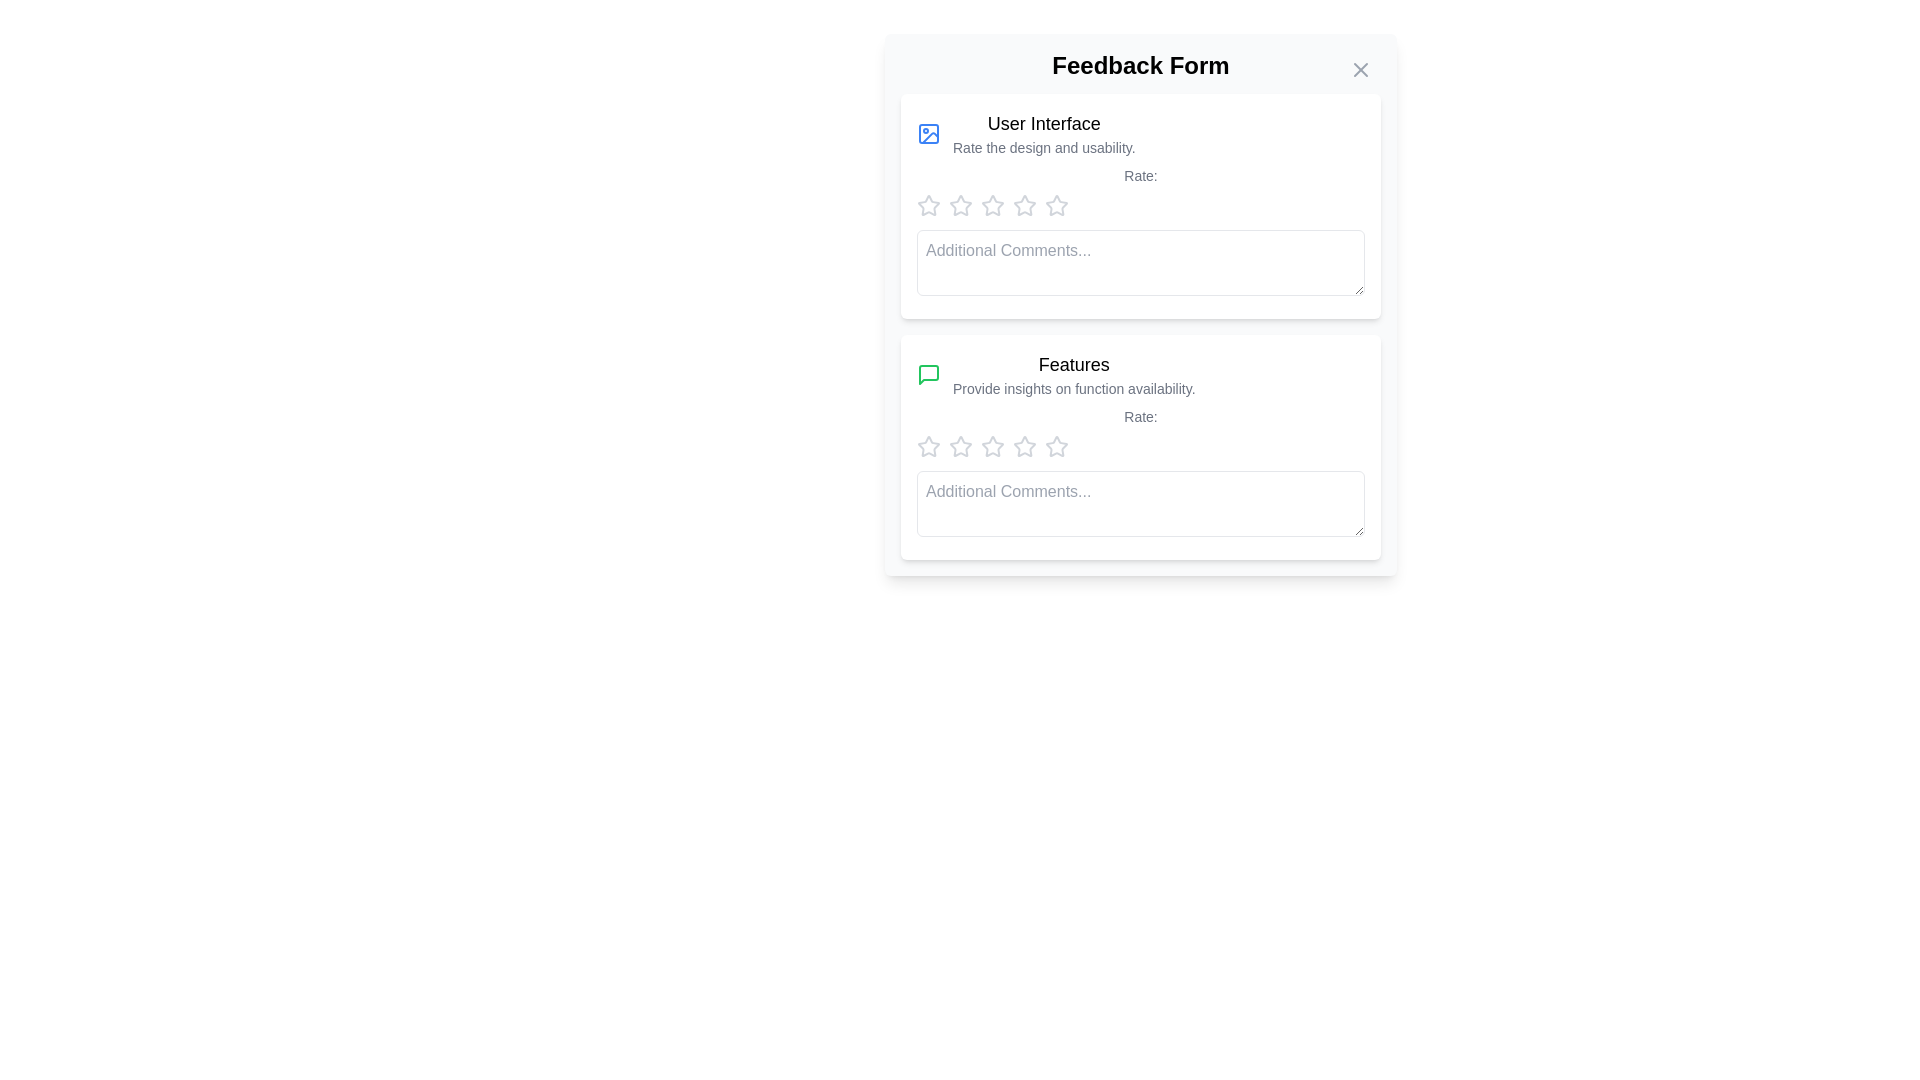  Describe the element at coordinates (960, 205) in the screenshot. I see `the second star from the left in the horizontal row of five stars in the User Interface subsection of the feedback form card` at that location.